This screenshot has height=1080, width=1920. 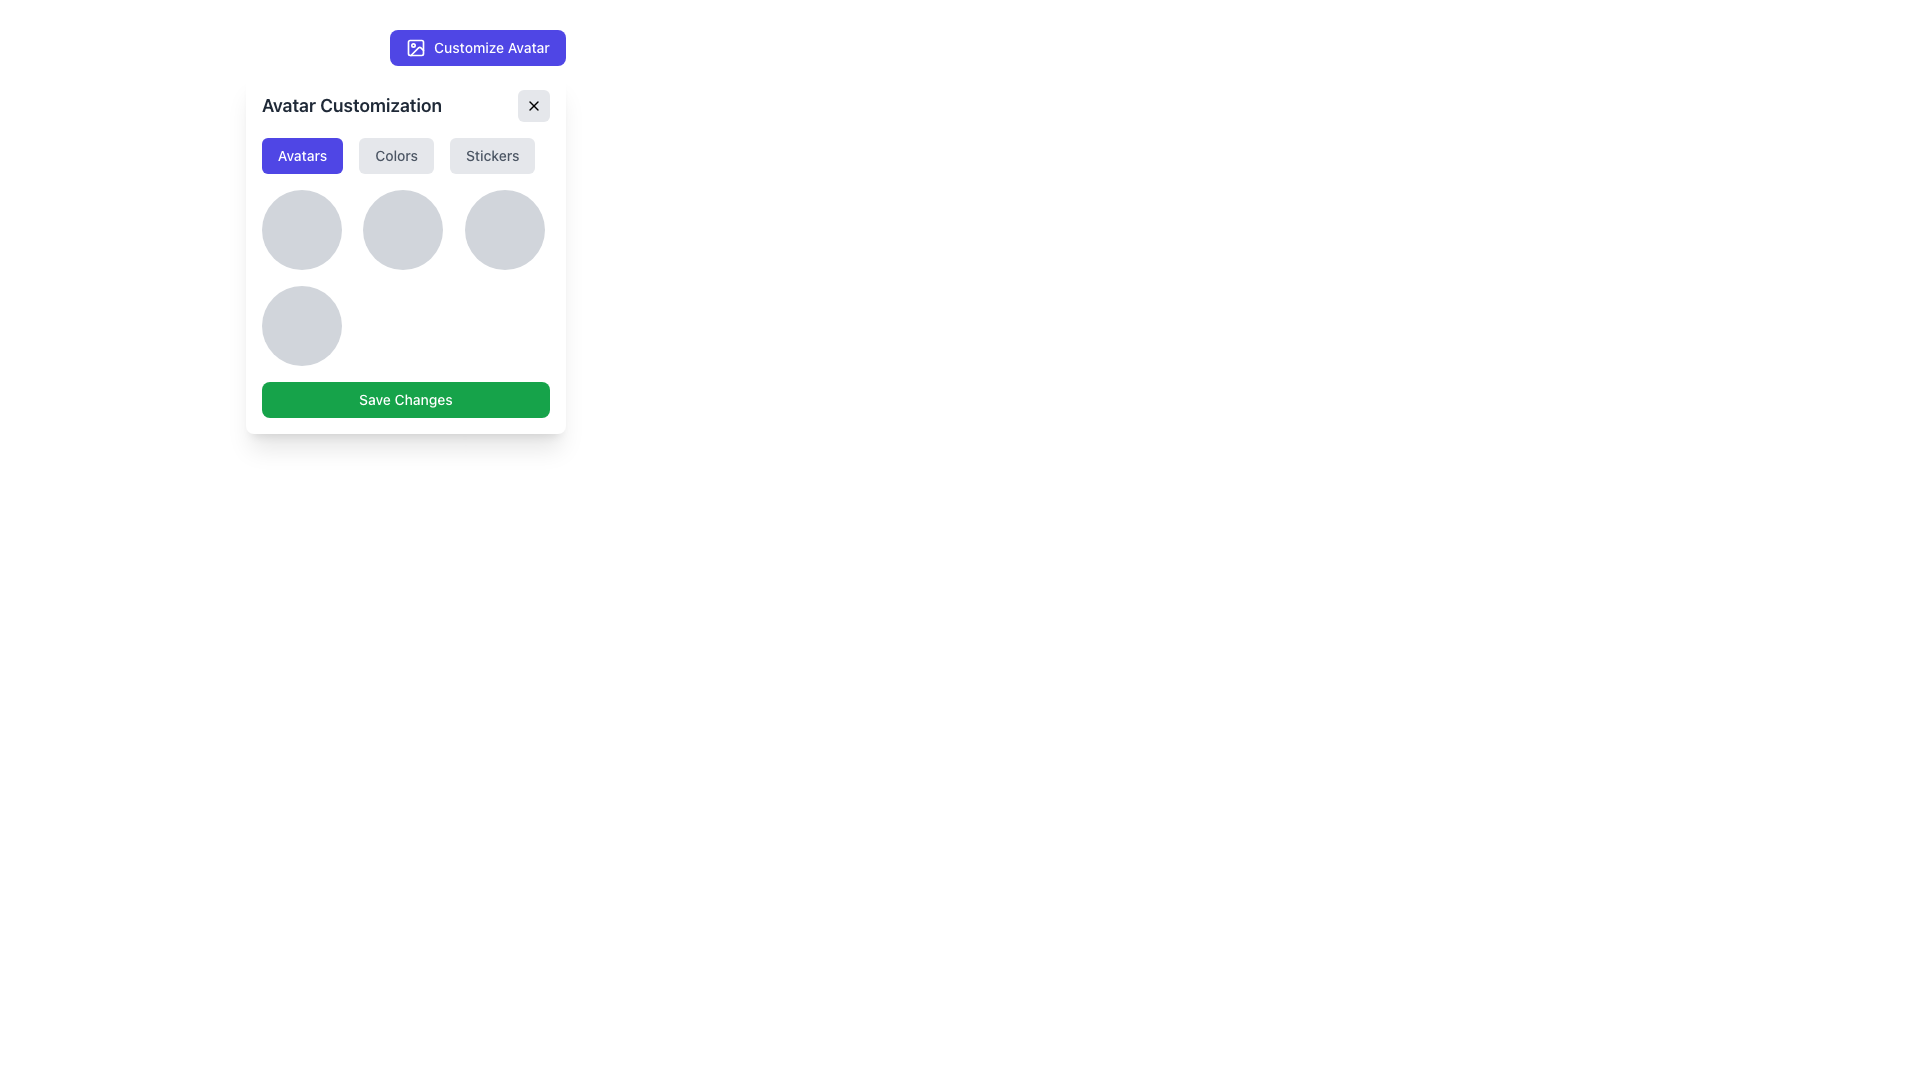 What do you see at coordinates (300, 325) in the screenshot?
I see `the Circular UI placeholder representing an avatar customization option located in the fourth position of the 3x2 grid layout under the 'Avatar Customization' section` at bounding box center [300, 325].